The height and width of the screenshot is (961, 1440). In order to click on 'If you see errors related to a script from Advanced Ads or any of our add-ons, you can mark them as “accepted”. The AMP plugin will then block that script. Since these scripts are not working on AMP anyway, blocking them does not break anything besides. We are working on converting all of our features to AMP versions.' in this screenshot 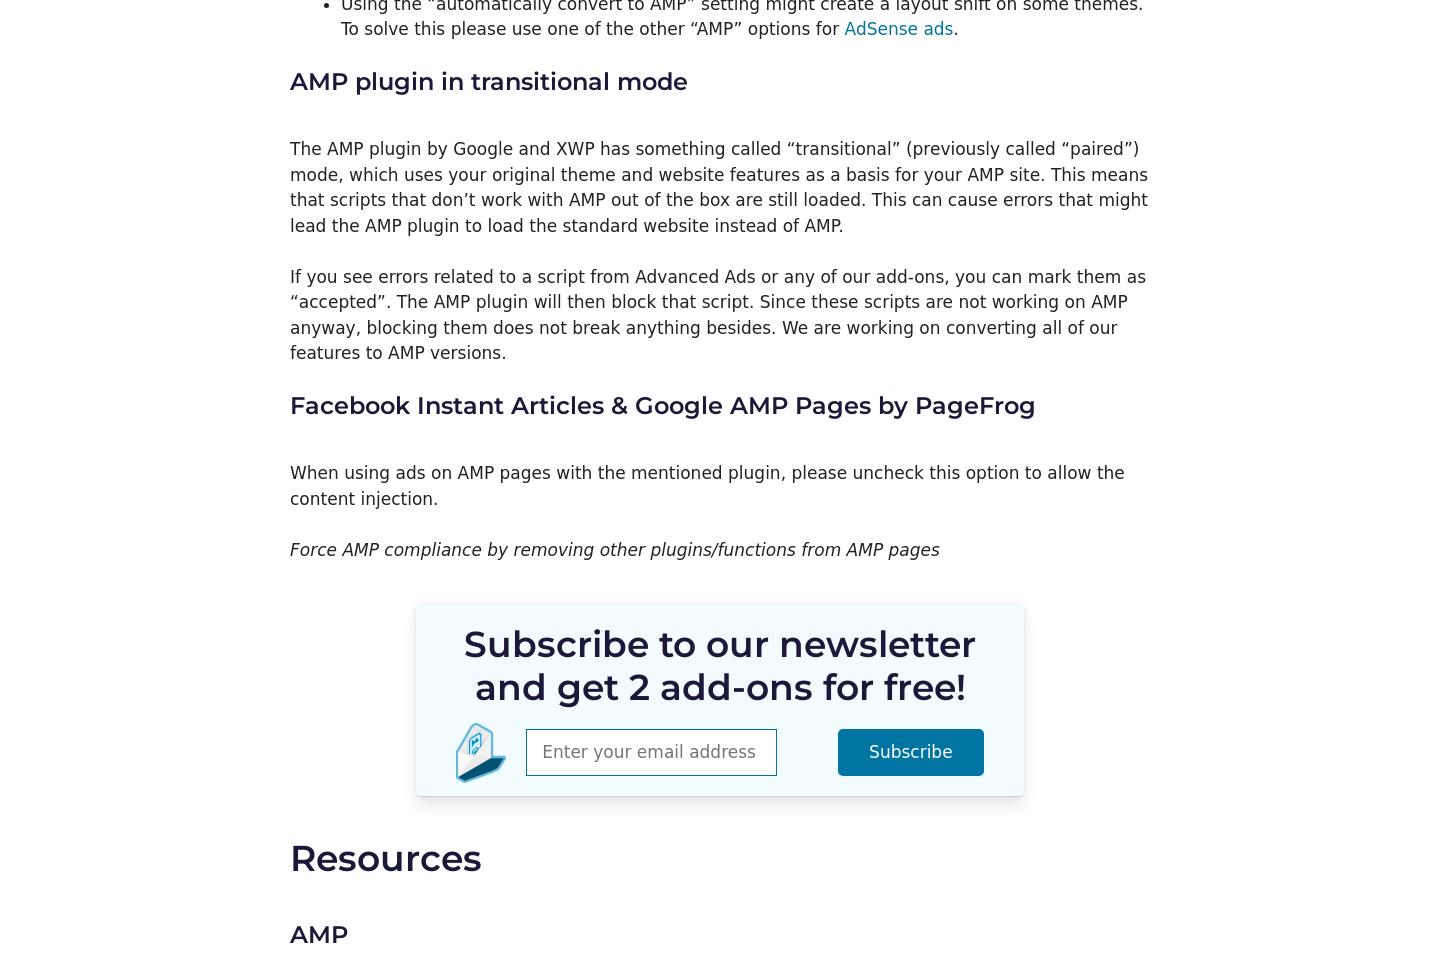, I will do `click(717, 314)`.